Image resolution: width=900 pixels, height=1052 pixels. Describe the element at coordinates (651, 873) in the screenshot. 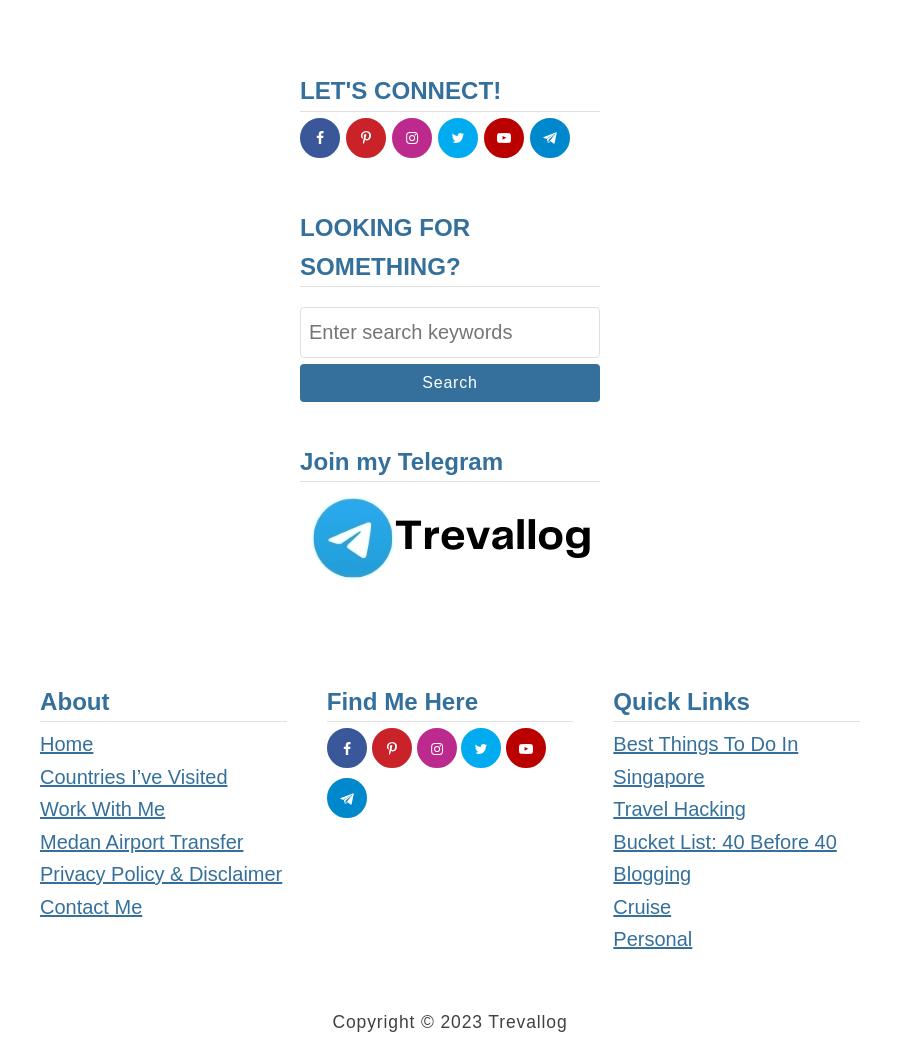

I see `'Blogging'` at that location.